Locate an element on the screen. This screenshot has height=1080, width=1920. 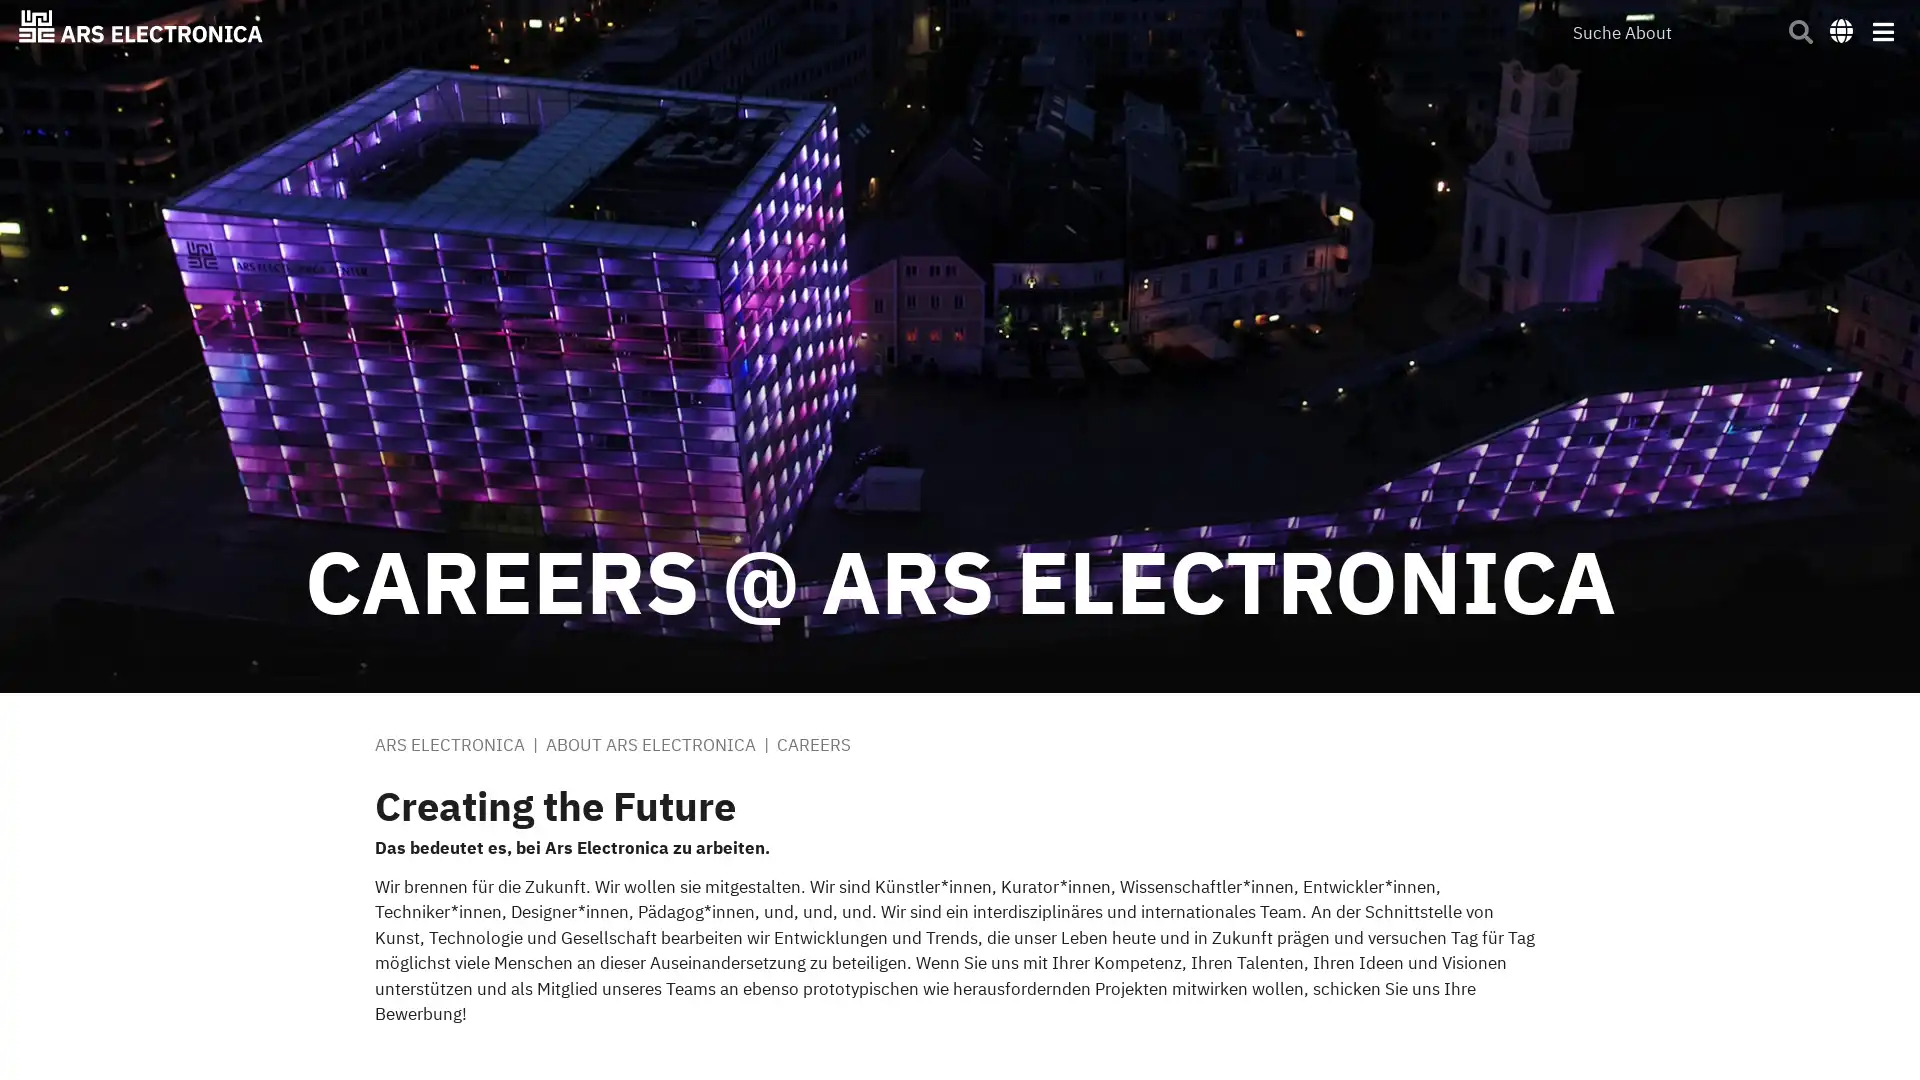
Show language menu is located at coordinates (1840, 29).